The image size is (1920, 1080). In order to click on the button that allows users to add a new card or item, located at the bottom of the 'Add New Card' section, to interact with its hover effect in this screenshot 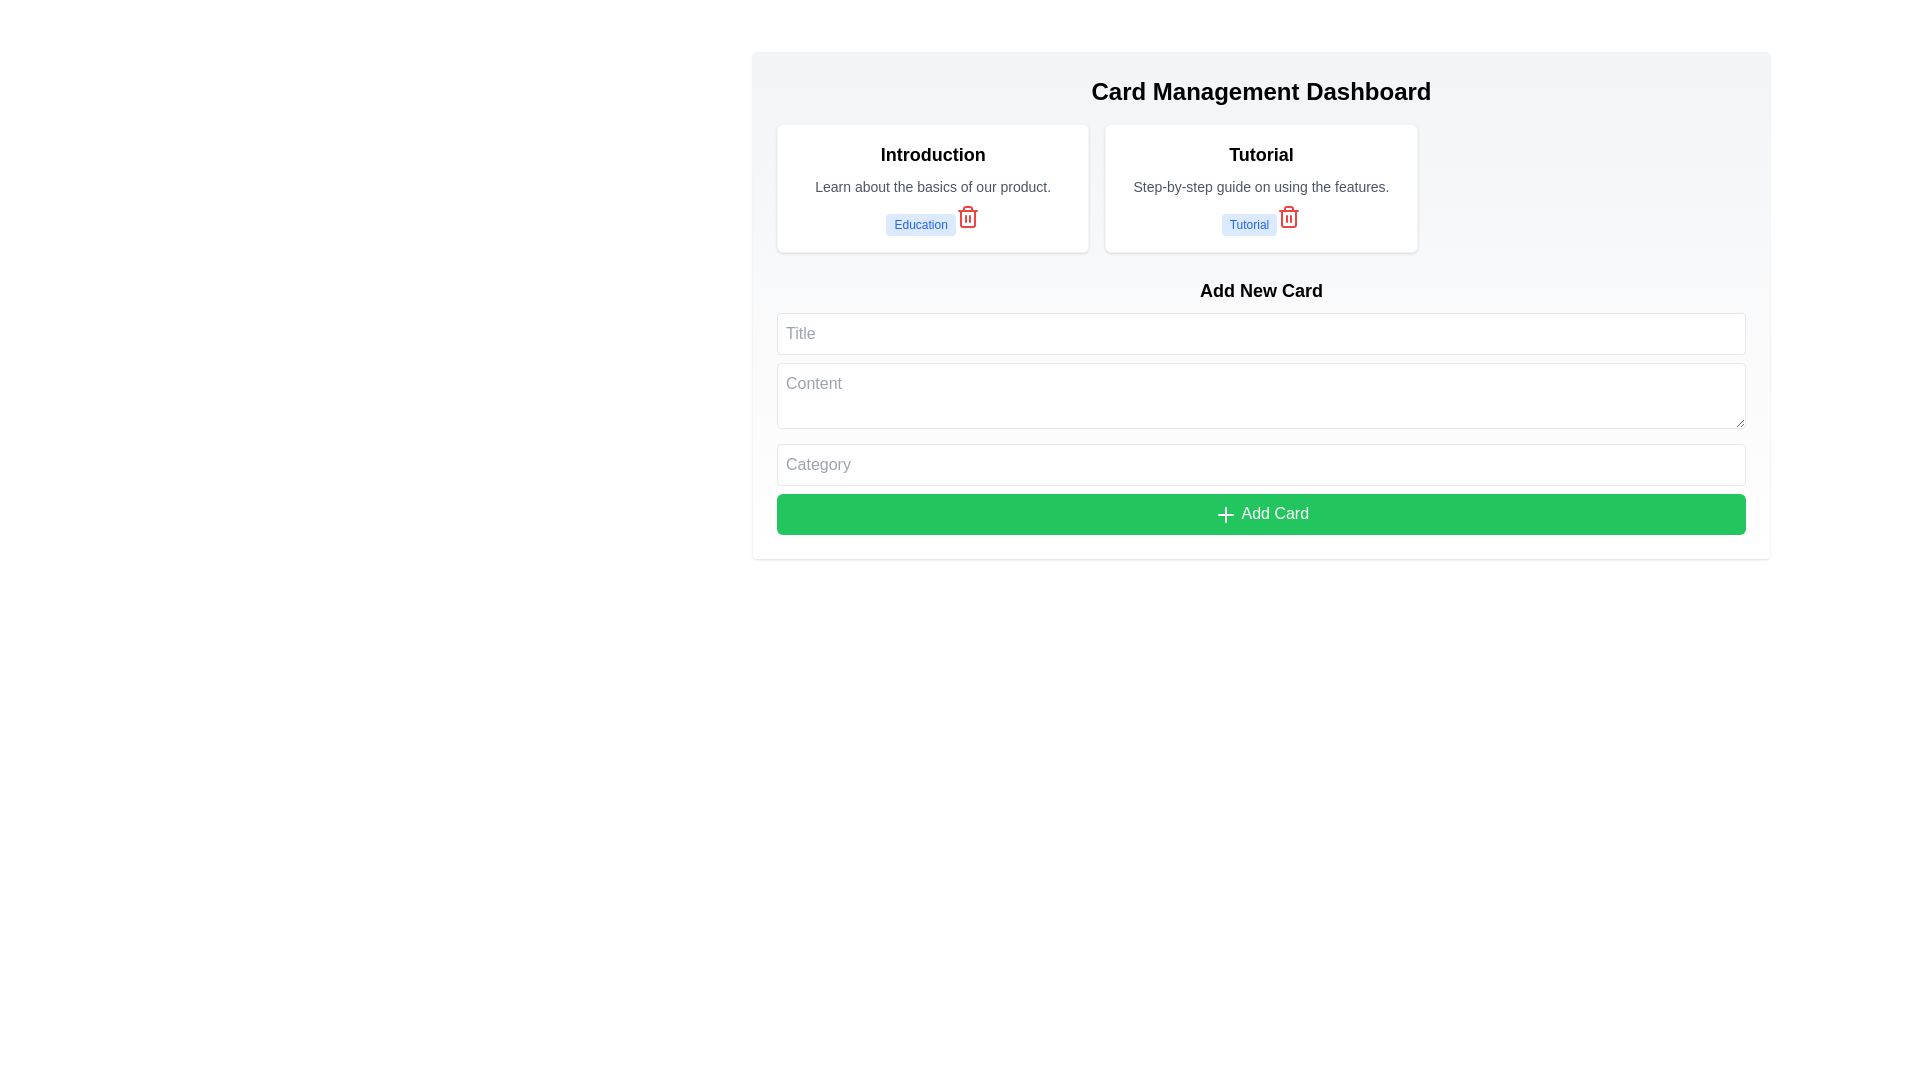, I will do `click(1260, 513)`.